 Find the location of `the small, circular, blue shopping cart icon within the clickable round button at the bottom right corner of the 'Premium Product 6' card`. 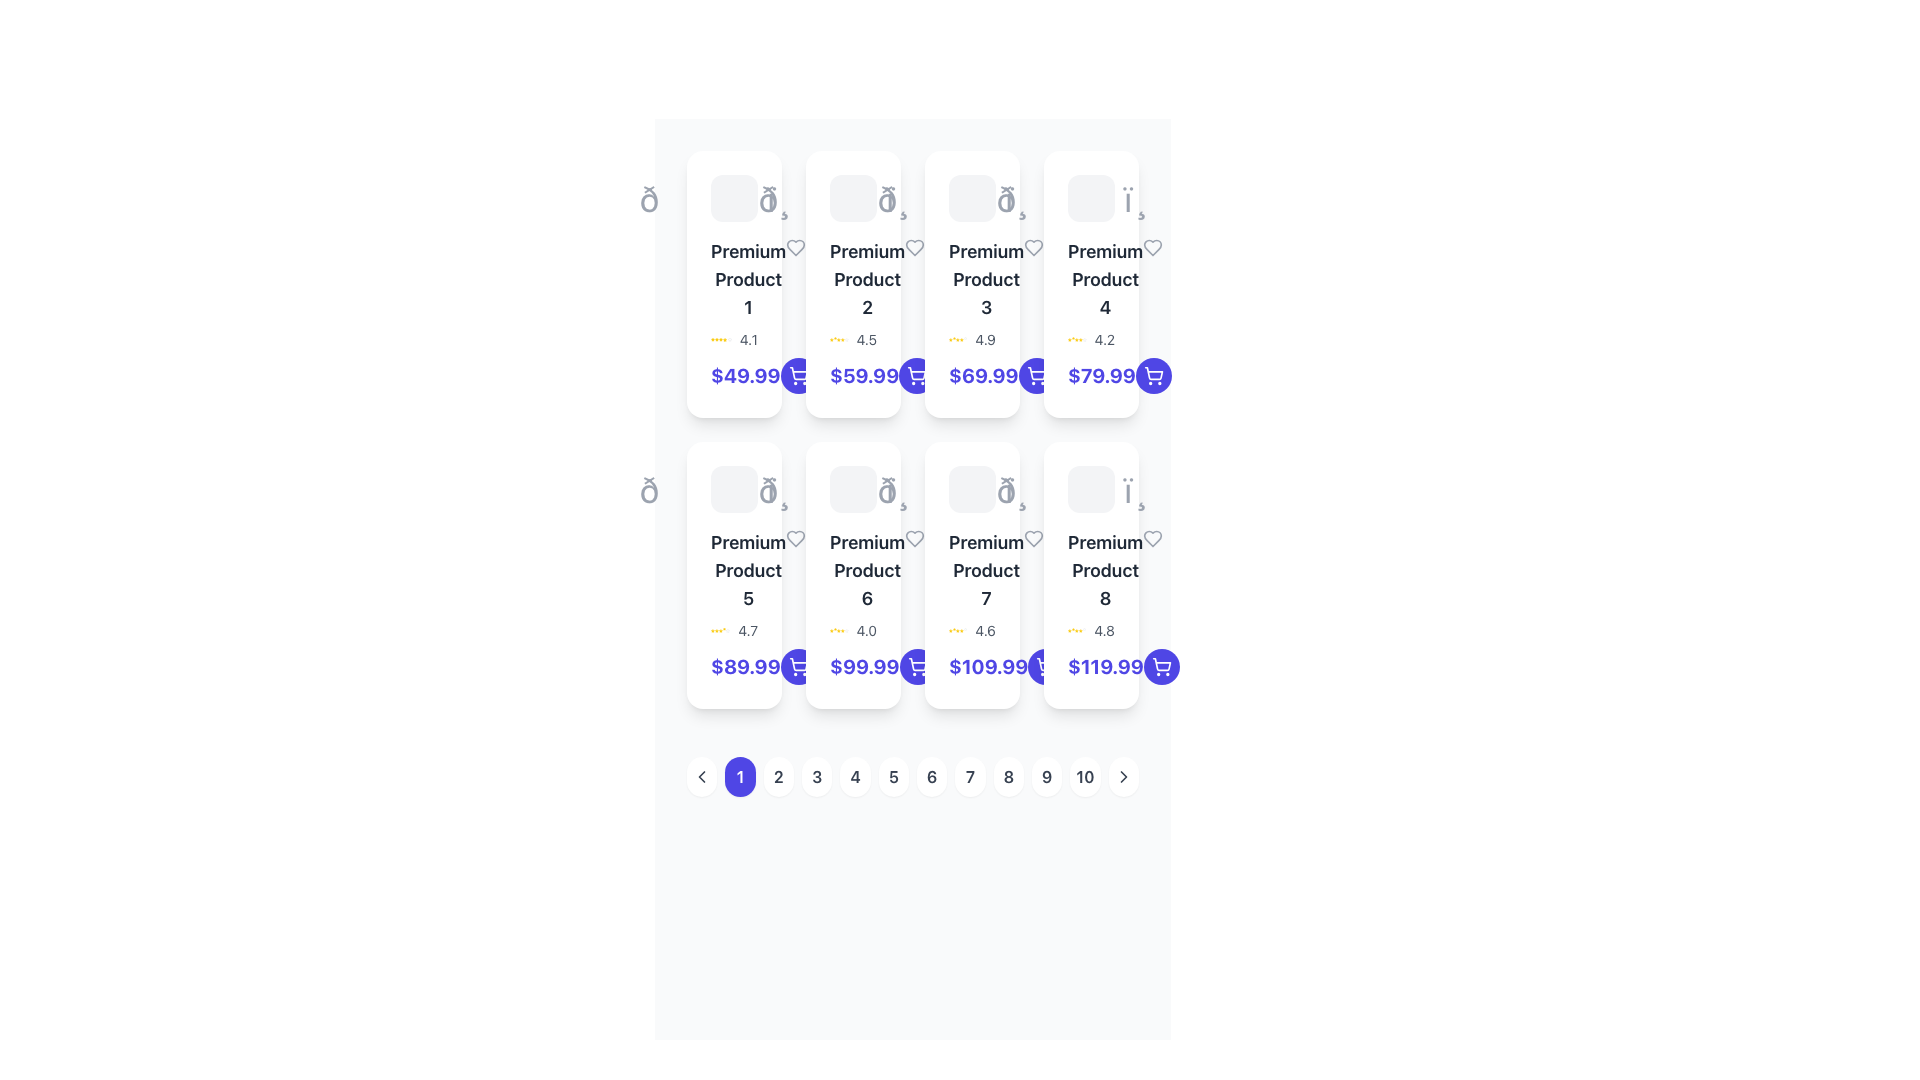

the small, circular, blue shopping cart icon within the clickable round button at the bottom right corner of the 'Premium Product 6' card is located at coordinates (797, 667).